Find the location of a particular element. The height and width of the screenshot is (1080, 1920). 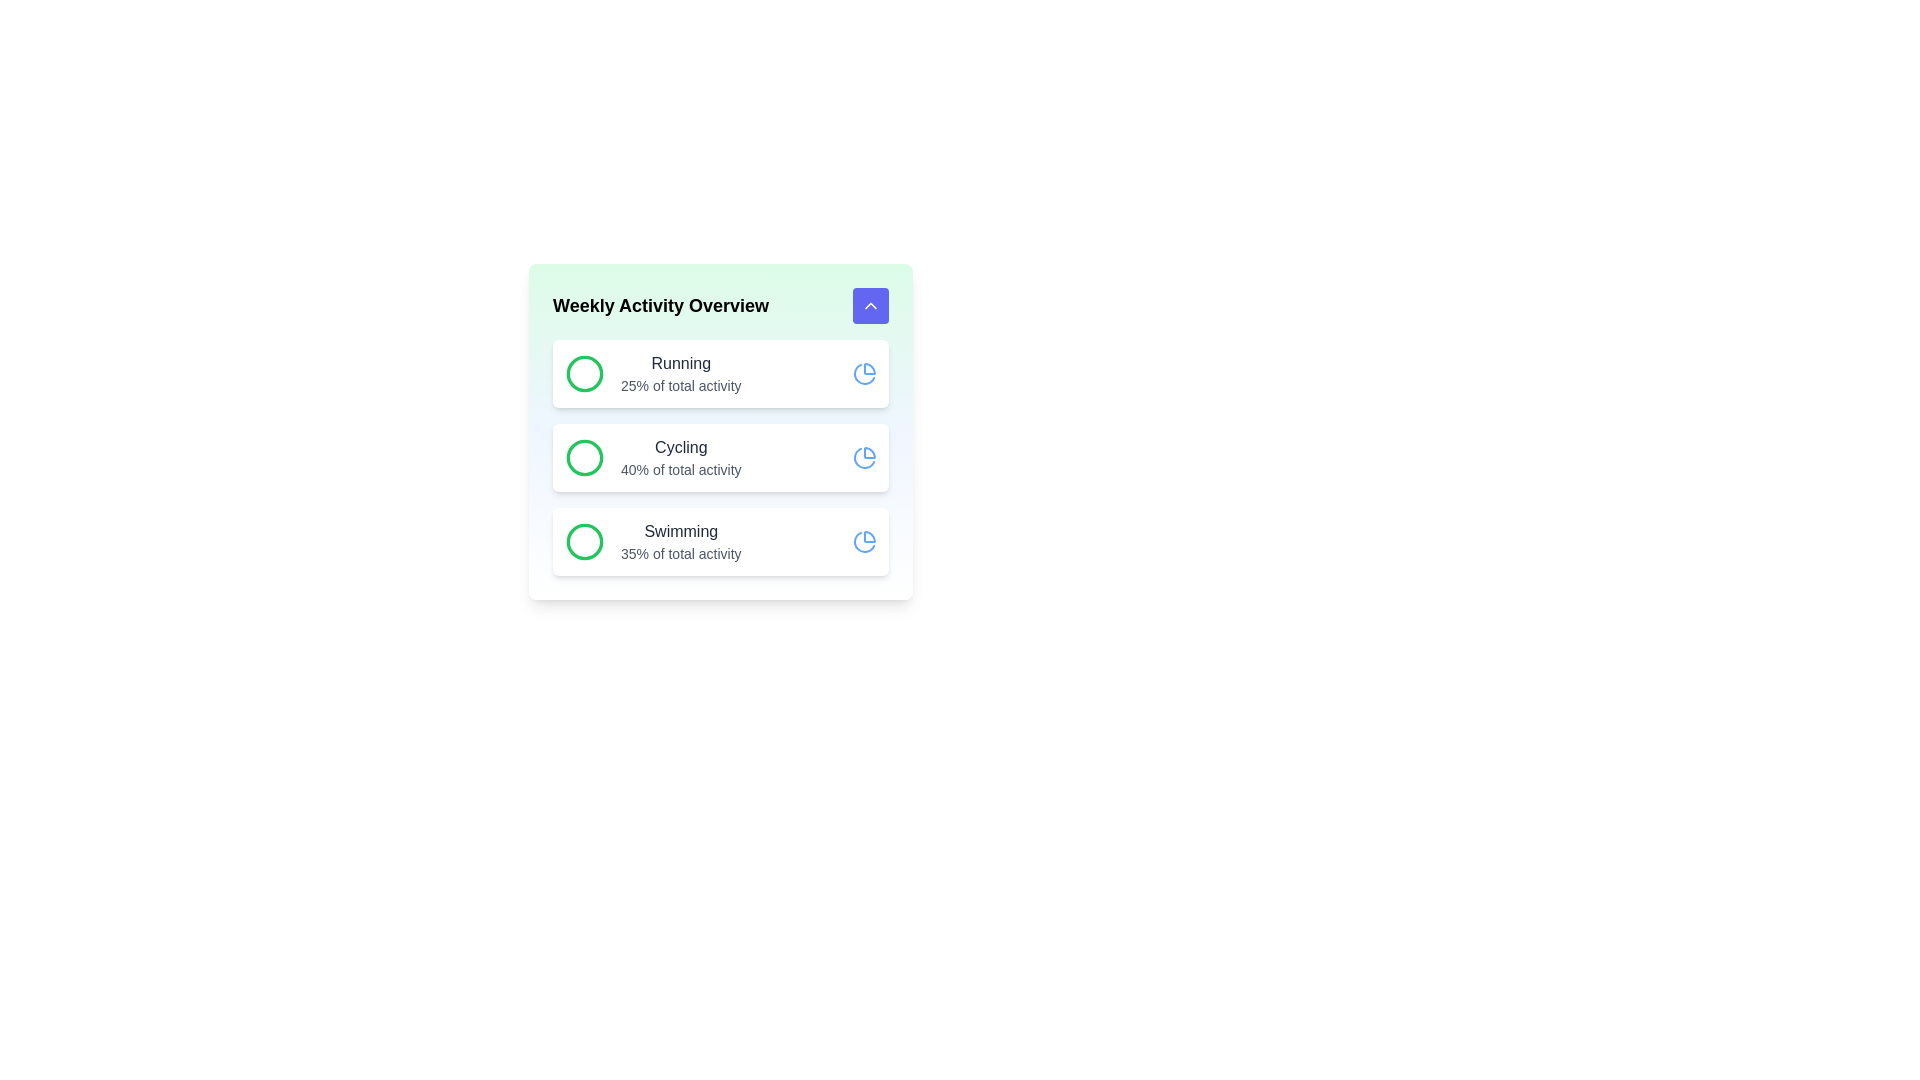

the Information display block that provides details about the activity 'Swimming' and its contribution of '35% of total activity' is located at coordinates (681, 542).